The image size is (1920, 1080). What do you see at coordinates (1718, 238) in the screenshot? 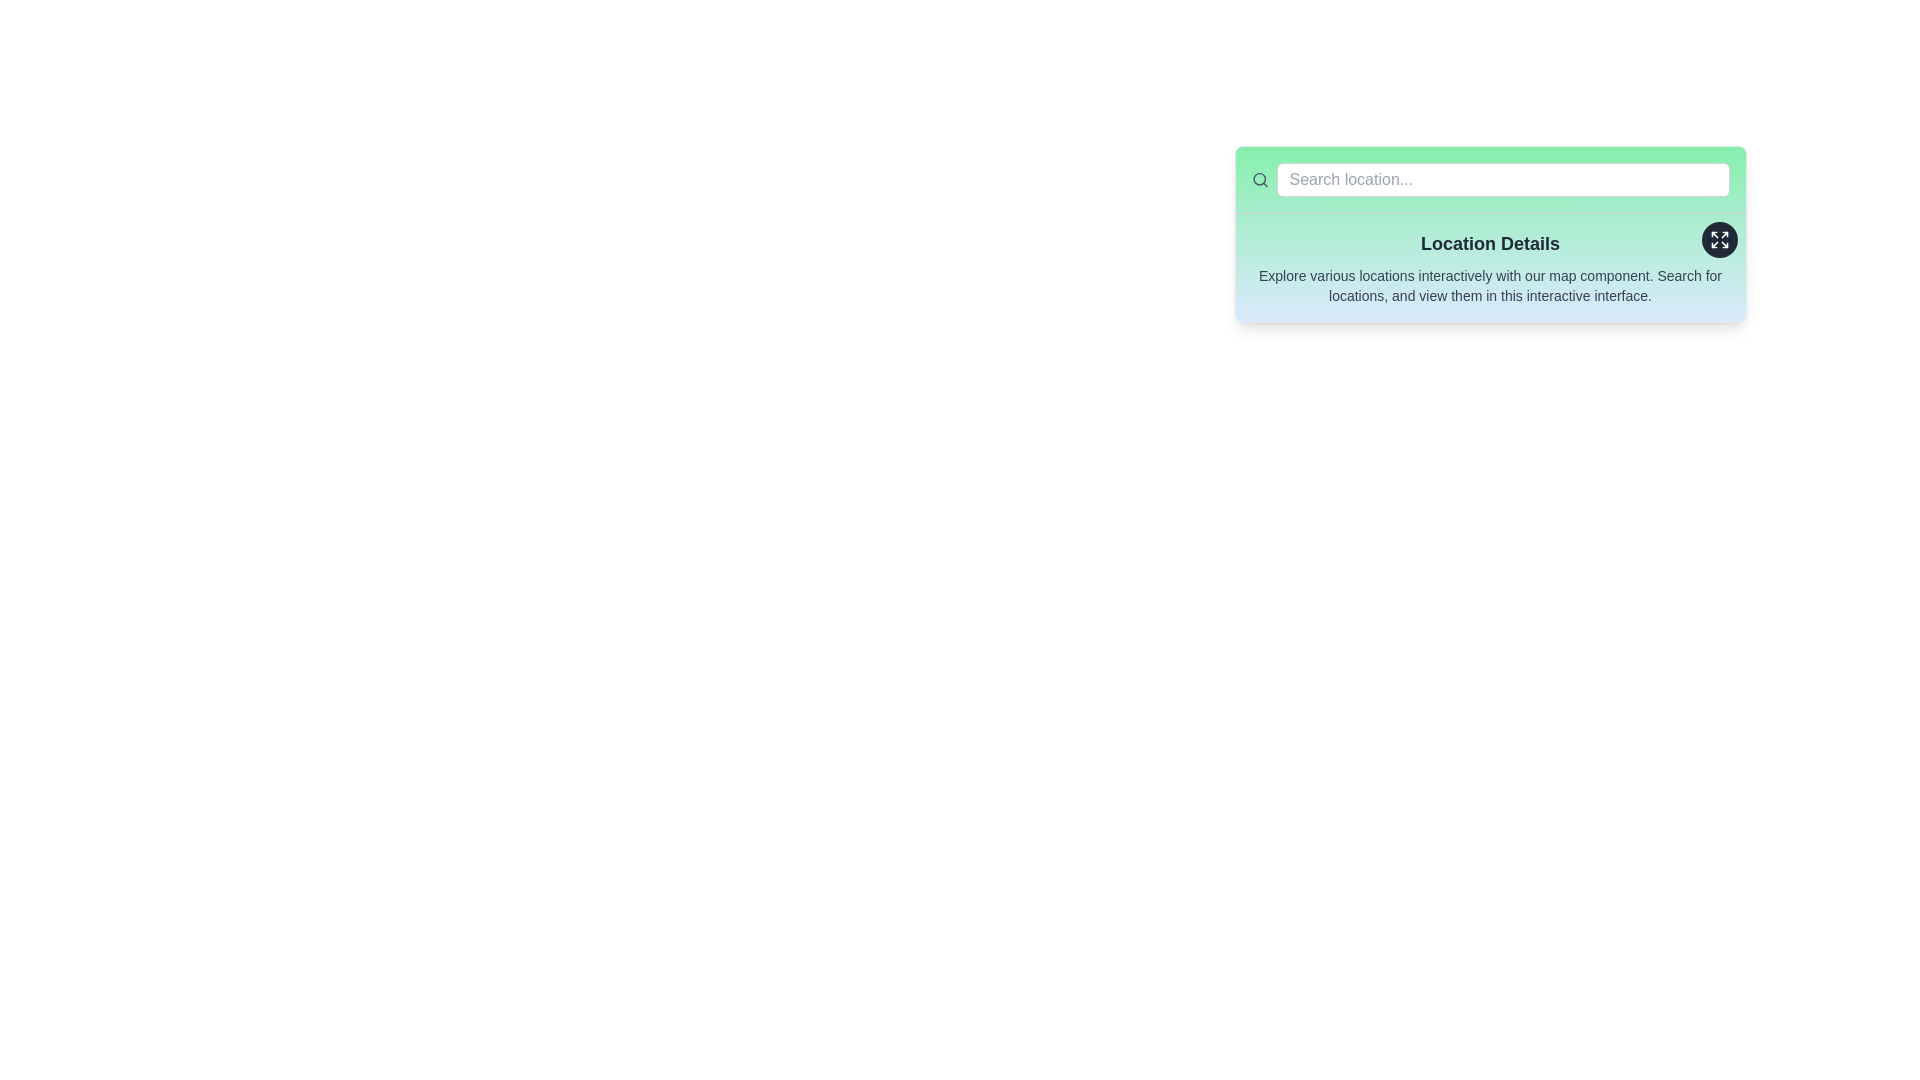
I see `the expand icon, which consists of four arrows extending outwards from the center against a dark circular background, located at the top-right corner adjacent to the 'Location Details' title` at bounding box center [1718, 238].